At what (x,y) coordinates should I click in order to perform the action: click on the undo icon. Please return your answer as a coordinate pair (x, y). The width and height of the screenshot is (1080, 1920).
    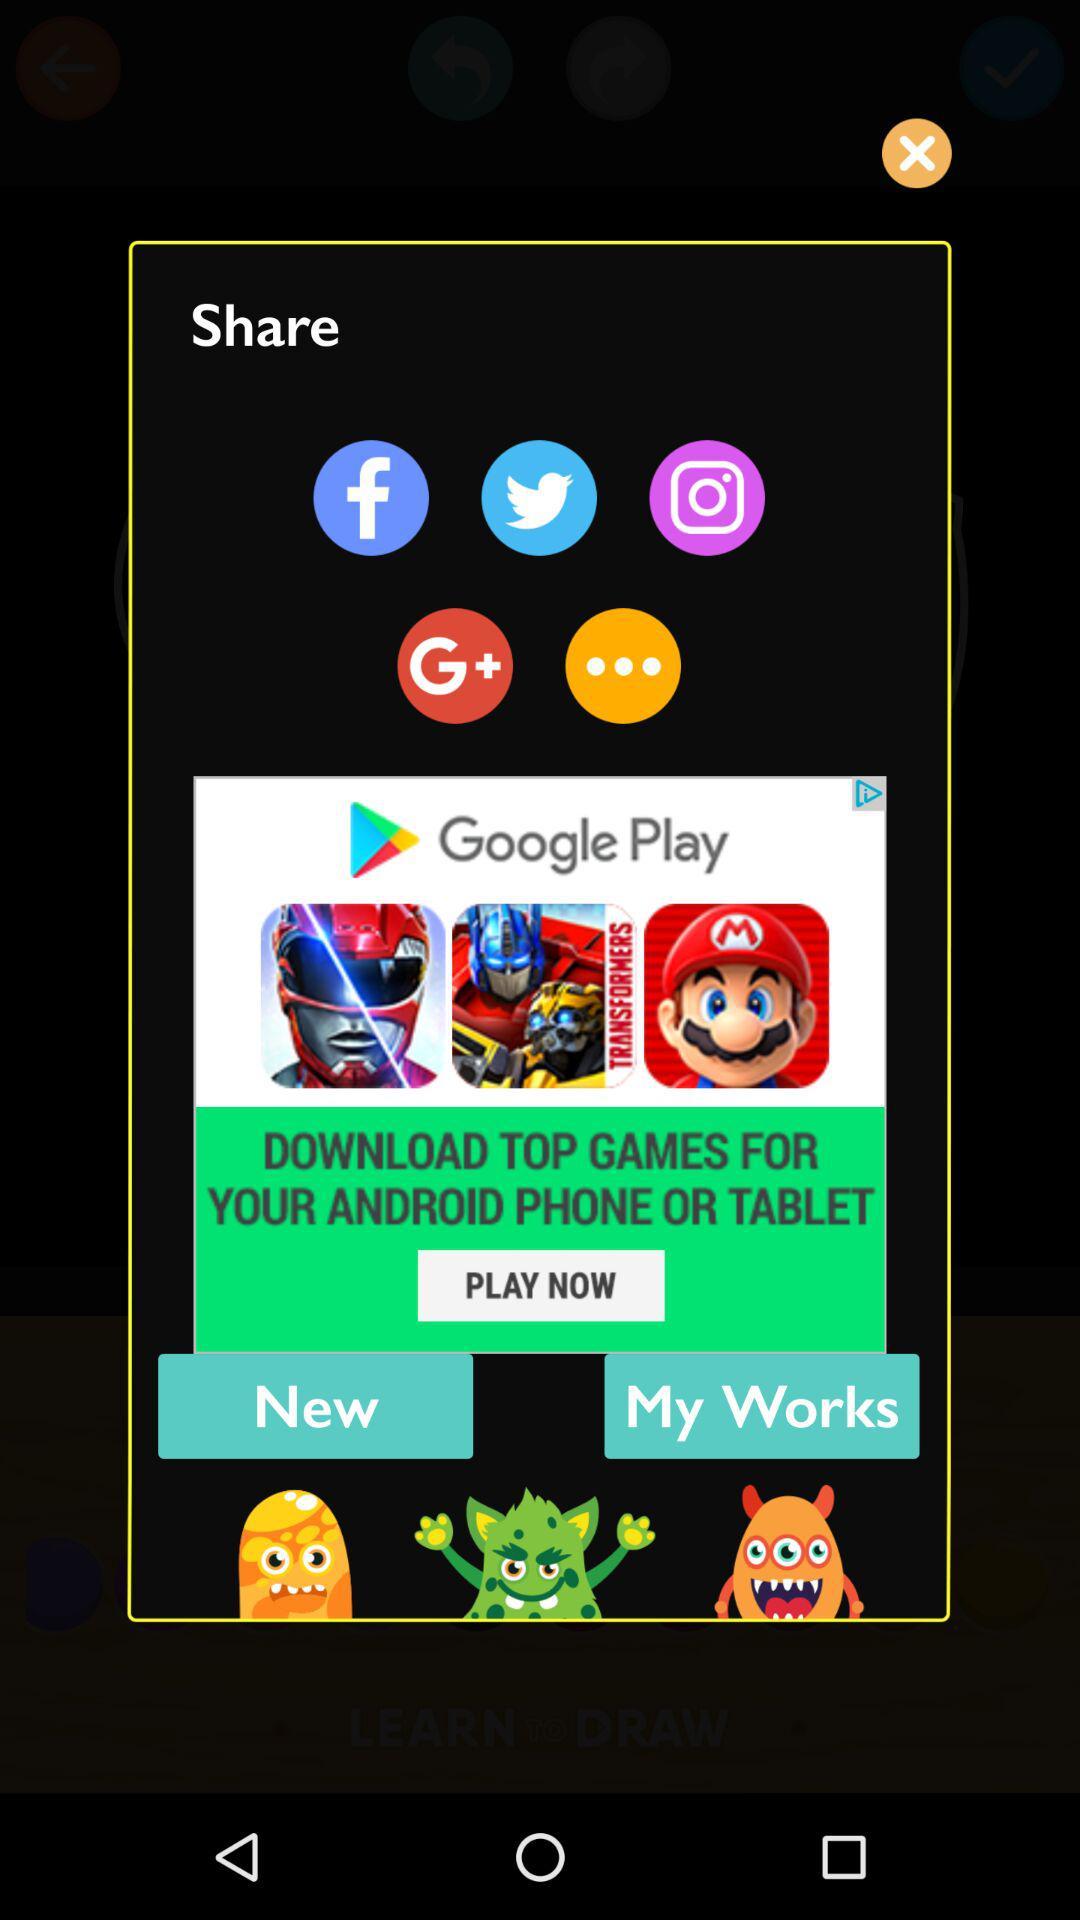
    Looking at the image, I should click on (460, 68).